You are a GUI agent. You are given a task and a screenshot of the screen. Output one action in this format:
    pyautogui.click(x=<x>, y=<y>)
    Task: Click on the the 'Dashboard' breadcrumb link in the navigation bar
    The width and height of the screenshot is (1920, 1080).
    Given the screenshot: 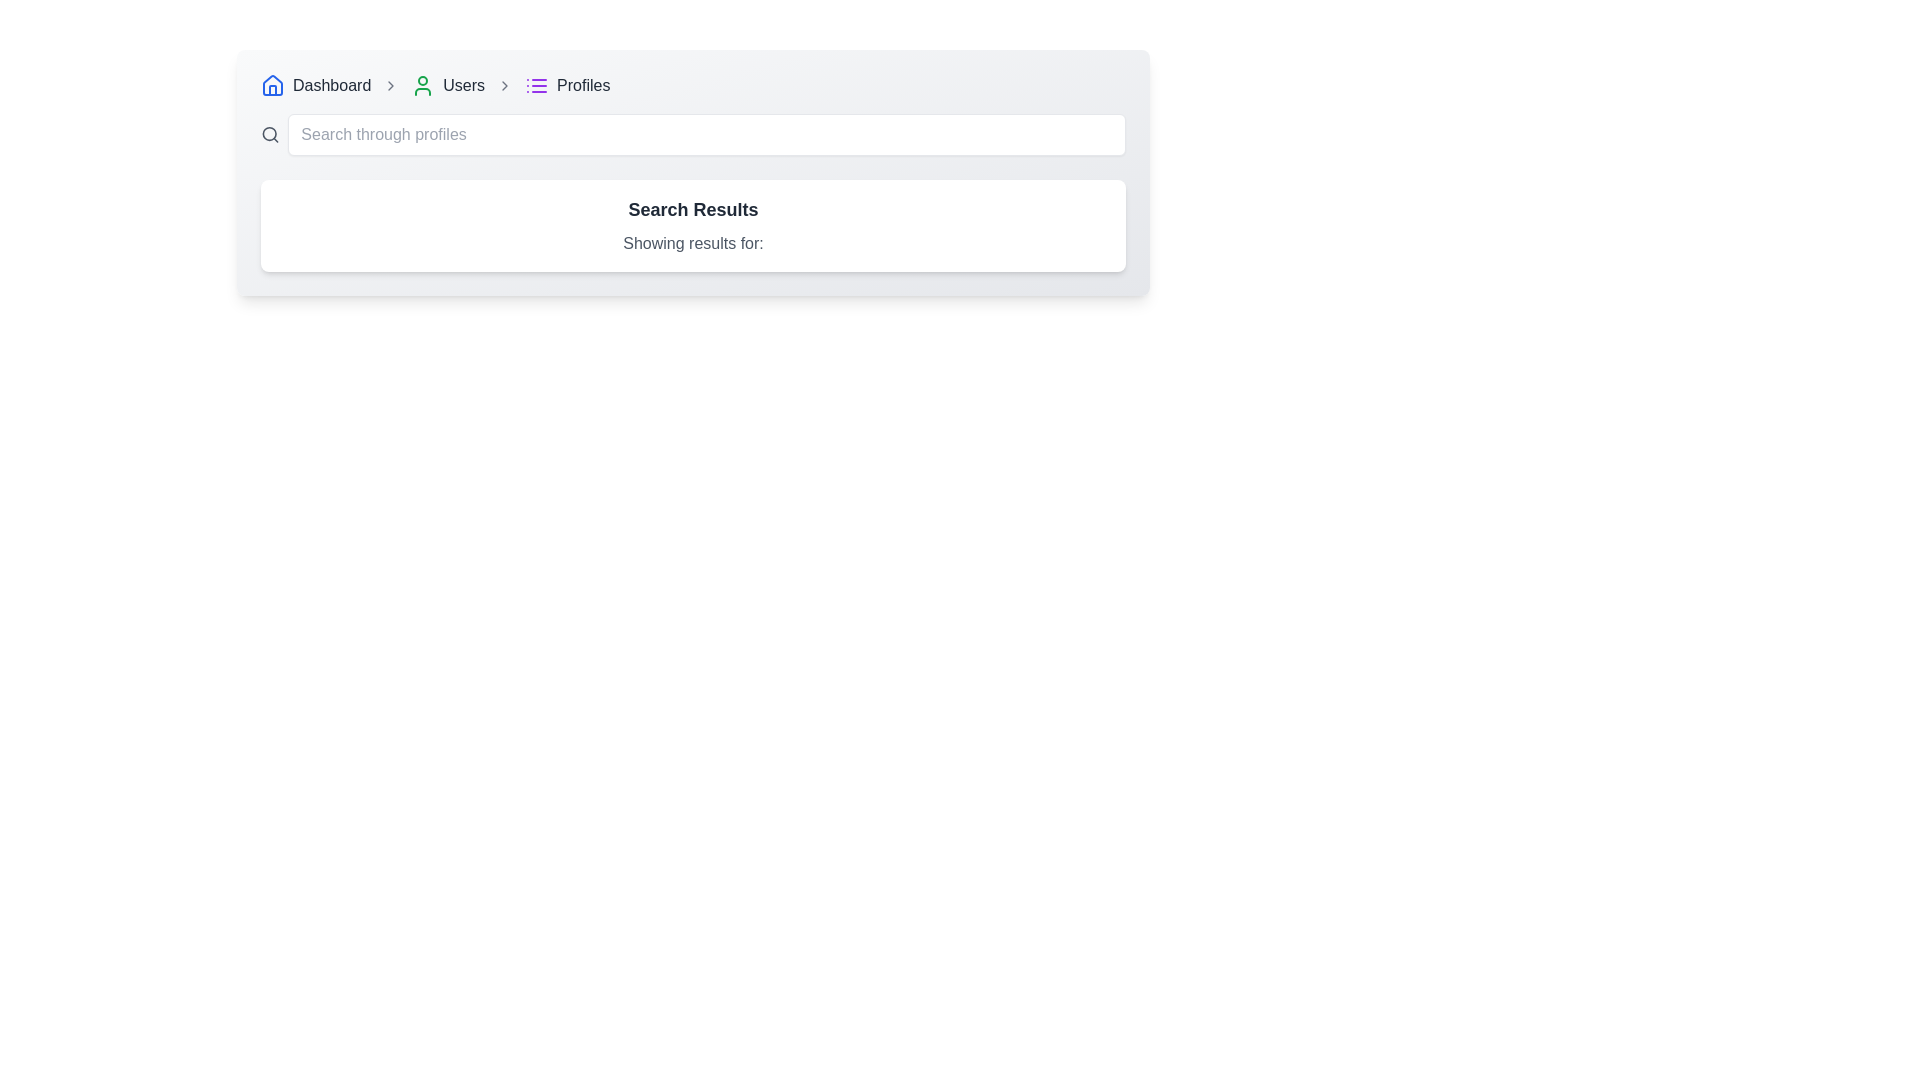 What is the action you would take?
    pyautogui.click(x=332, y=84)
    